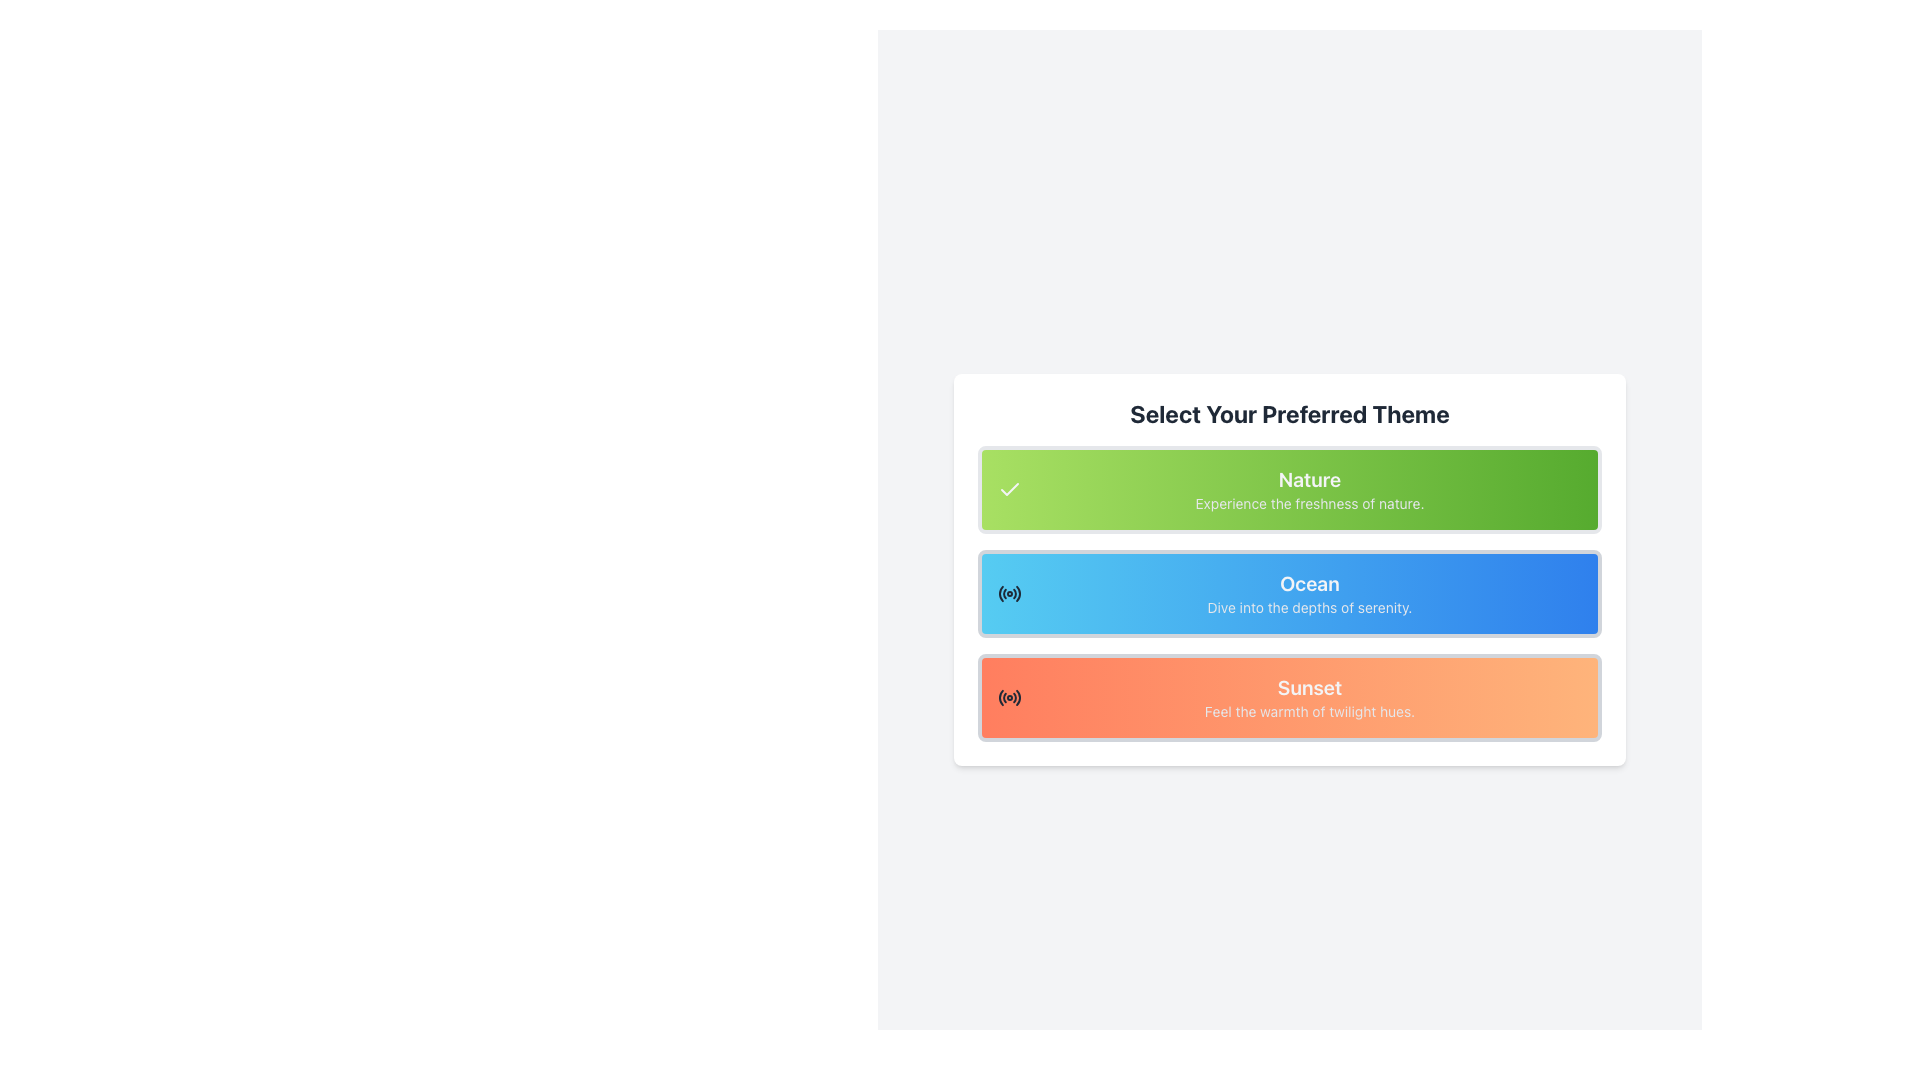  Describe the element at coordinates (1290, 593) in the screenshot. I see `the 'Ocean' selectable button for keyboard navigation` at that location.